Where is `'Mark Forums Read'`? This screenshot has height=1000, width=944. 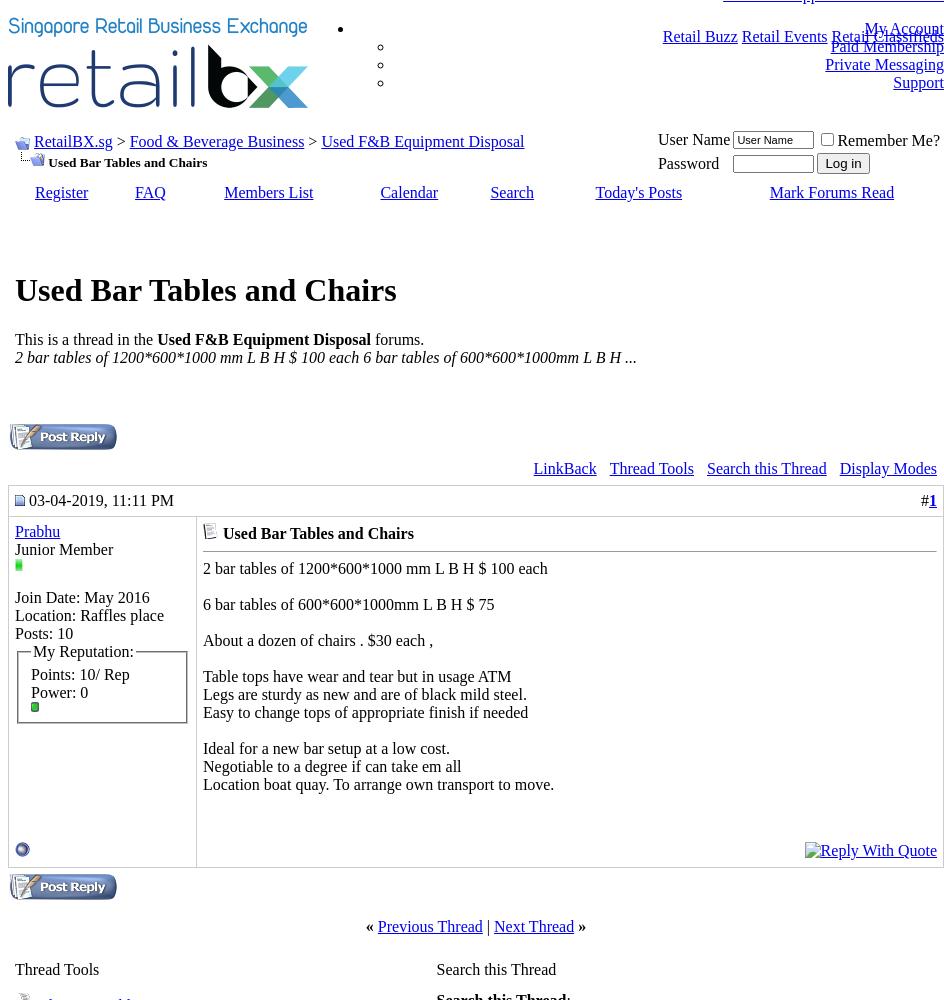 'Mark Forums Read' is located at coordinates (831, 191).